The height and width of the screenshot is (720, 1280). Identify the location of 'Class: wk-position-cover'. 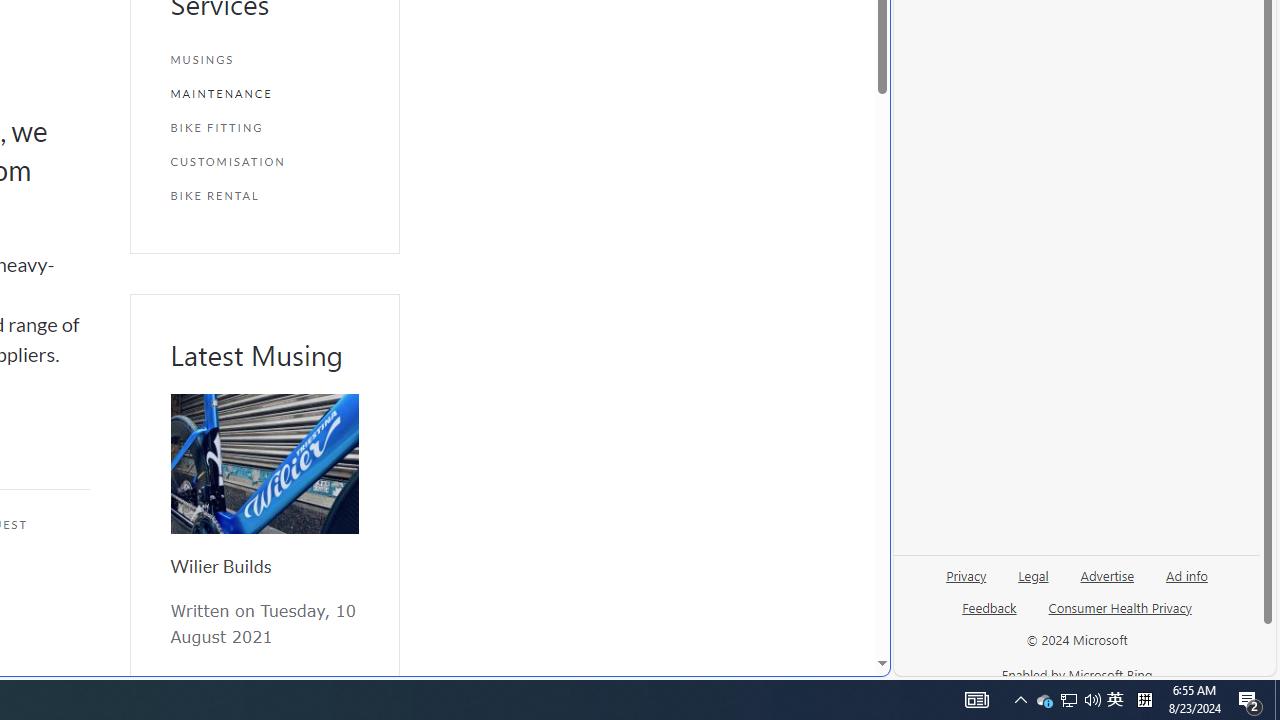
(263, 464).